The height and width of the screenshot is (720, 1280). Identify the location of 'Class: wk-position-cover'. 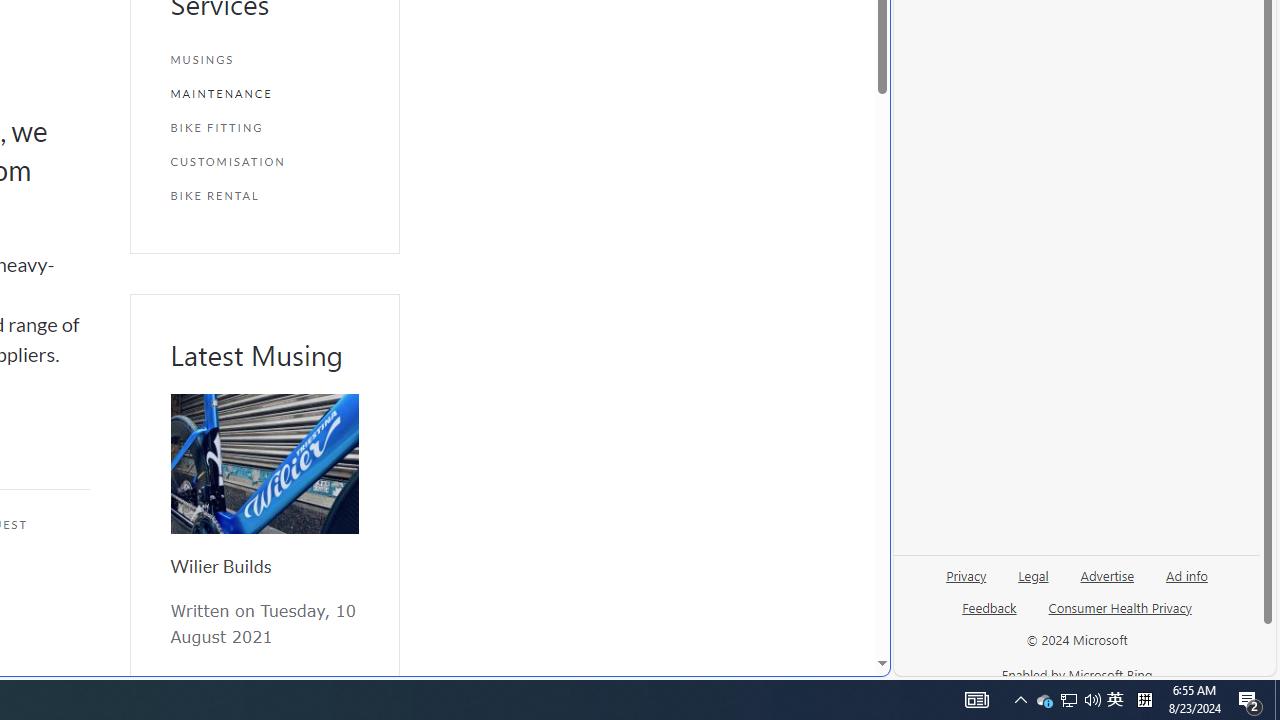
(263, 464).